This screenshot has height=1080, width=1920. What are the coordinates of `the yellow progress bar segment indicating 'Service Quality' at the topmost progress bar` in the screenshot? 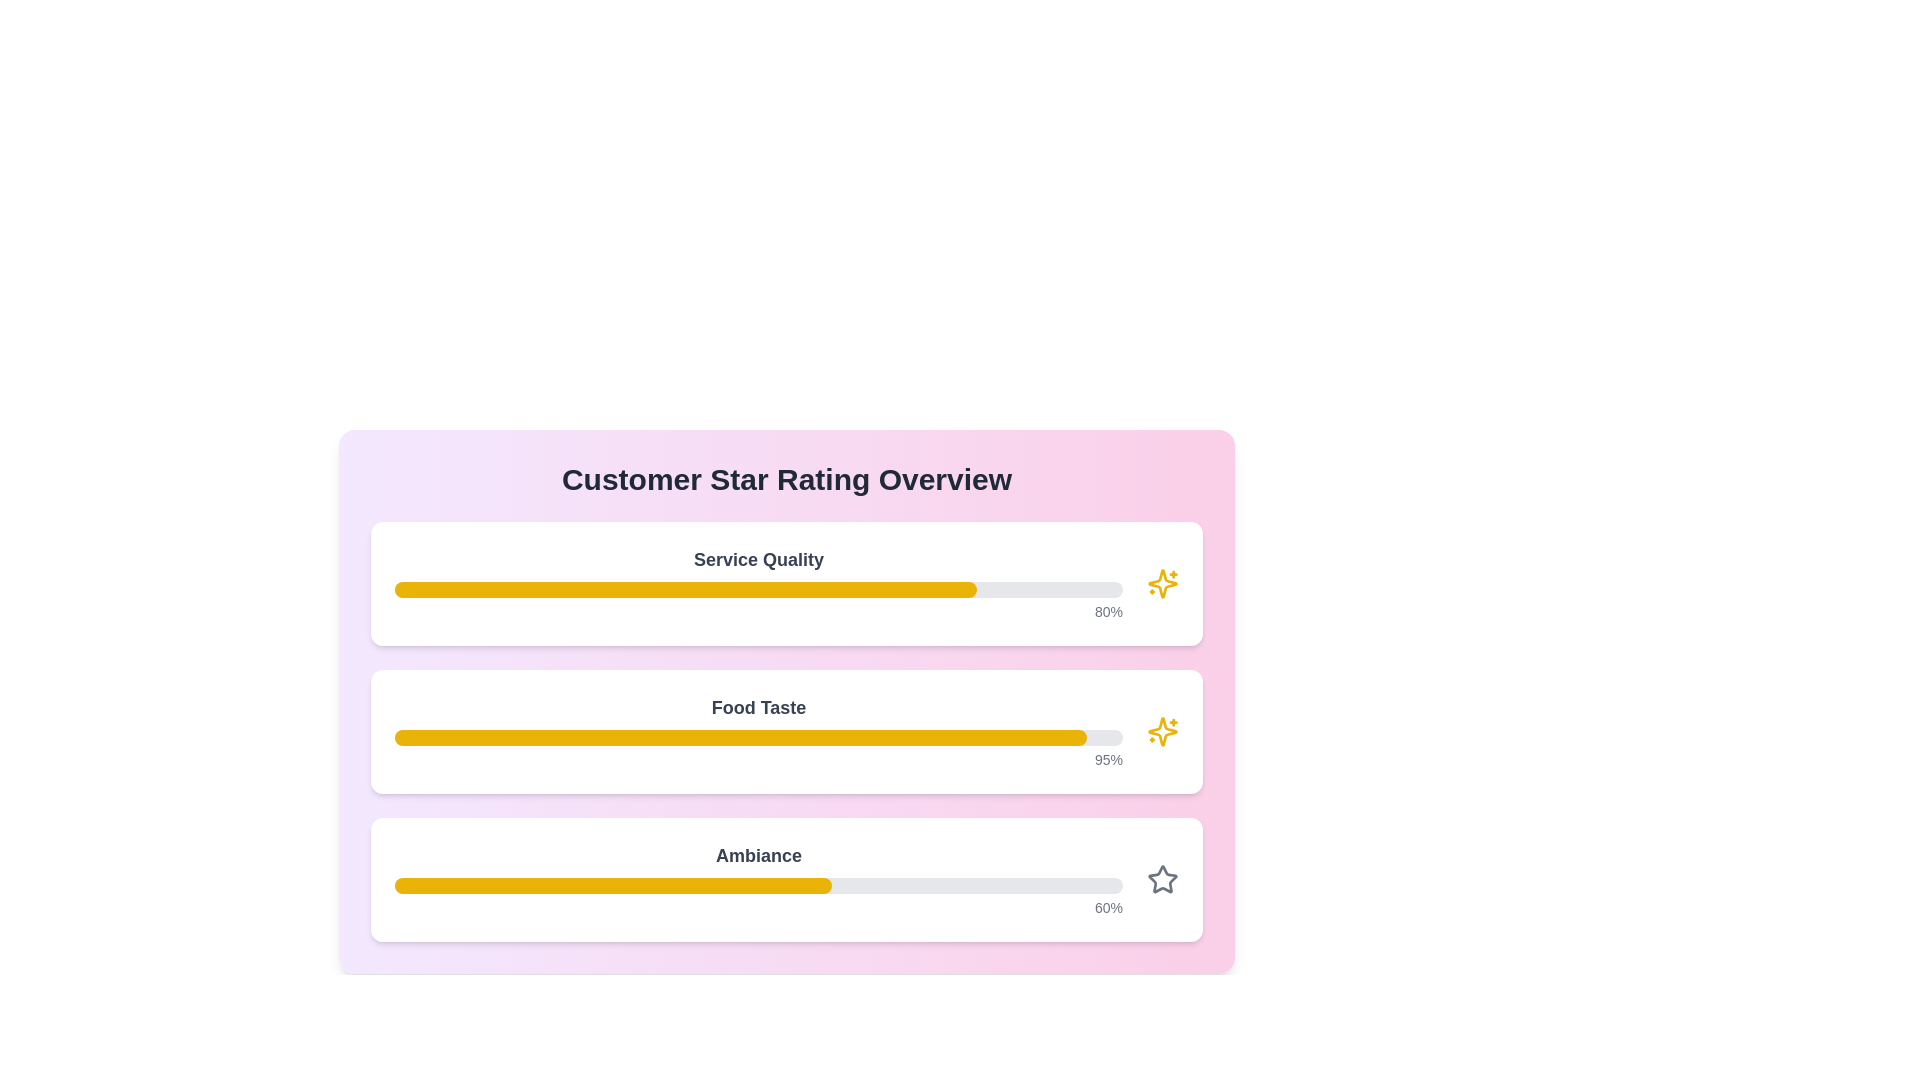 It's located at (686, 589).